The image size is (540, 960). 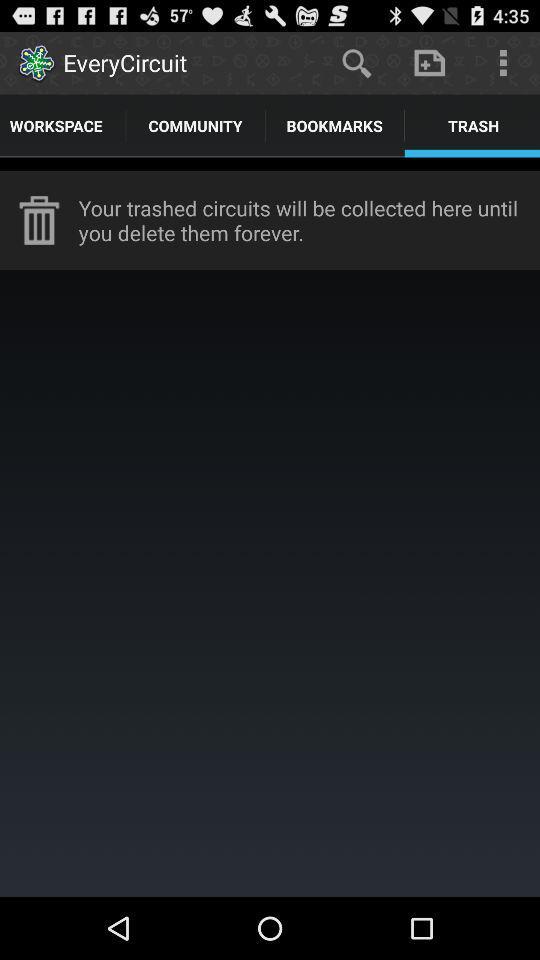 What do you see at coordinates (39, 220) in the screenshot?
I see `icon next to the your trashed circuits item` at bounding box center [39, 220].